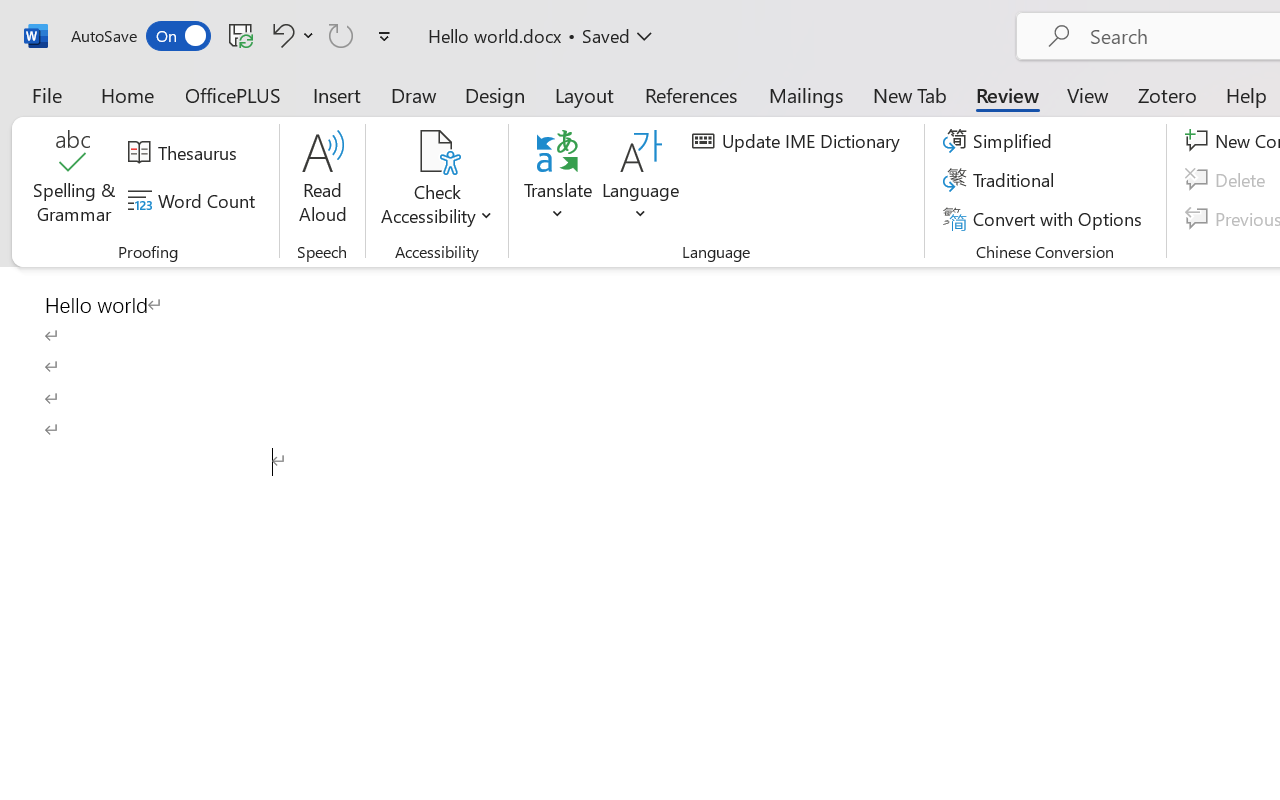  Describe the element at coordinates (1000, 141) in the screenshot. I see `'Simplified'` at that location.